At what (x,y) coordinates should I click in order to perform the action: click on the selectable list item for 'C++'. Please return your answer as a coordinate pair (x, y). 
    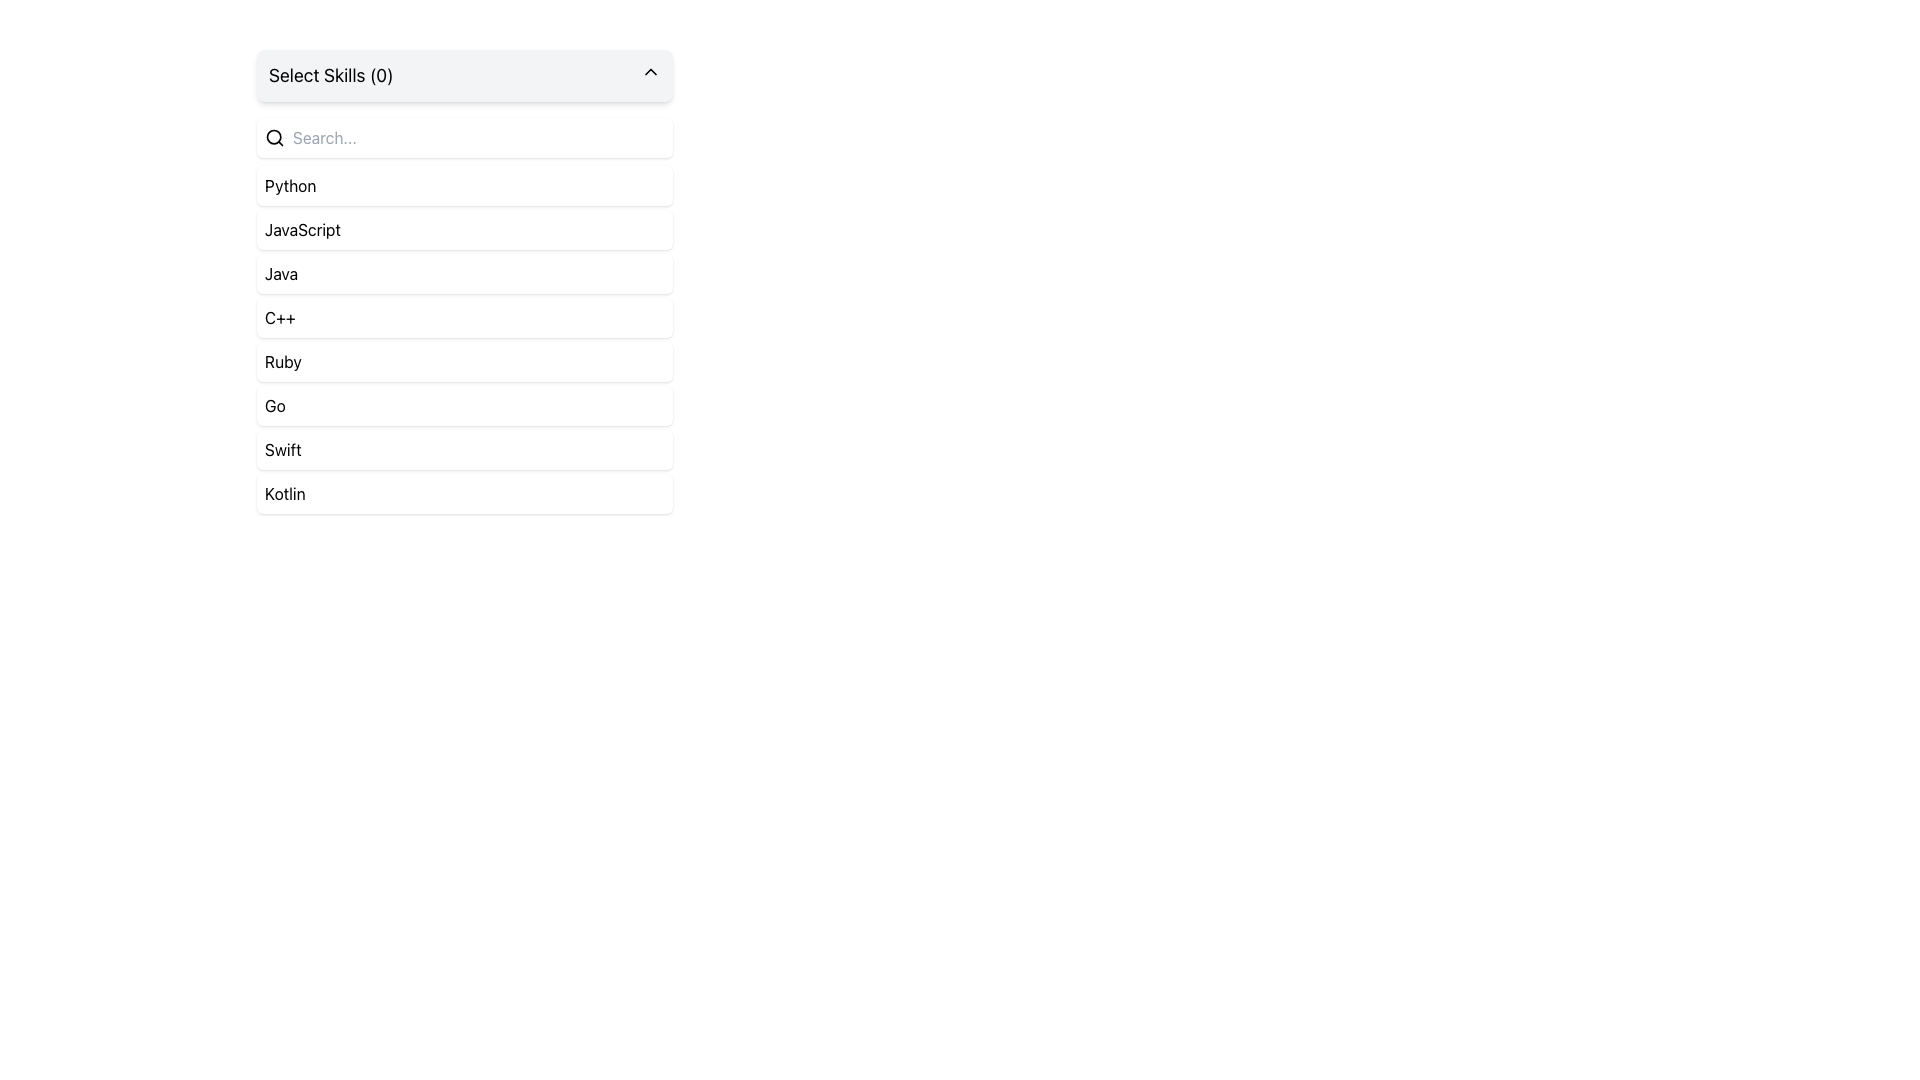
    Looking at the image, I should click on (464, 315).